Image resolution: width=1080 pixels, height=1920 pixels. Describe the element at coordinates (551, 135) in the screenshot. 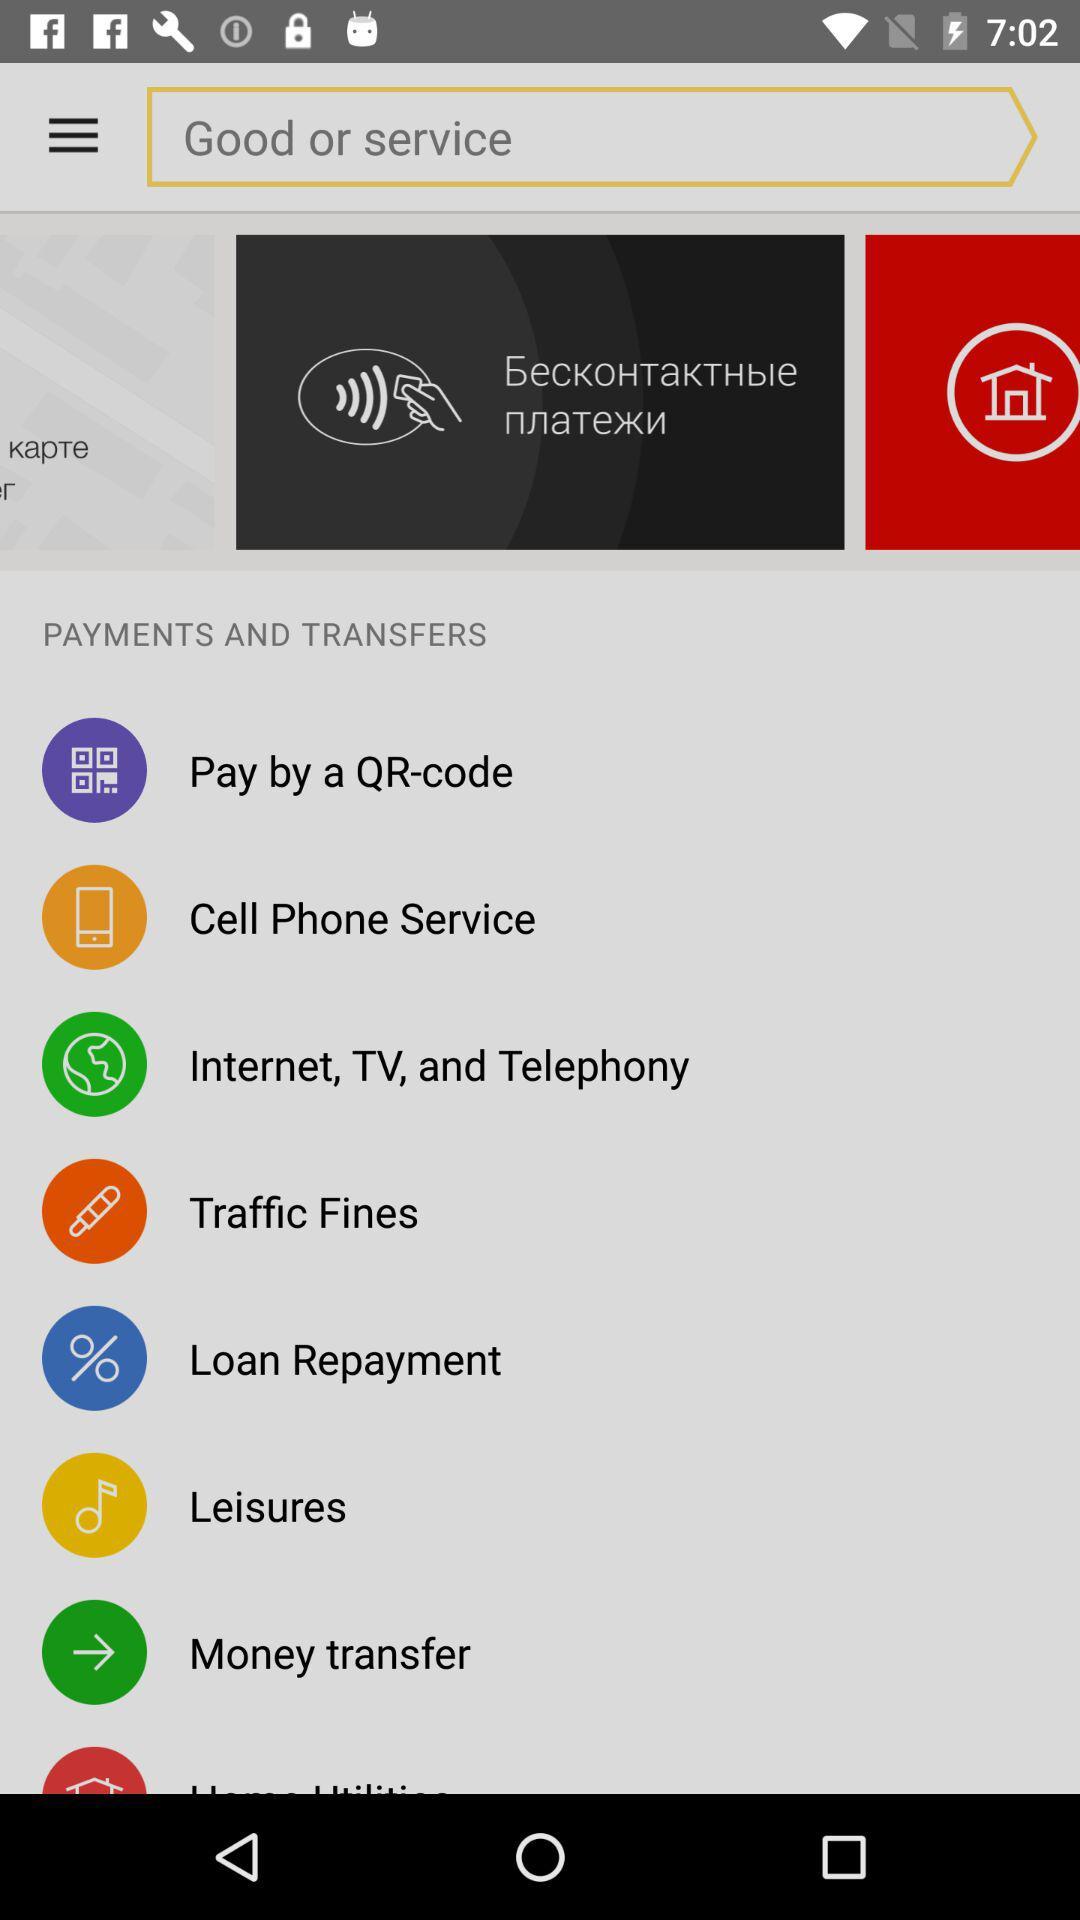

I see `search string` at that location.